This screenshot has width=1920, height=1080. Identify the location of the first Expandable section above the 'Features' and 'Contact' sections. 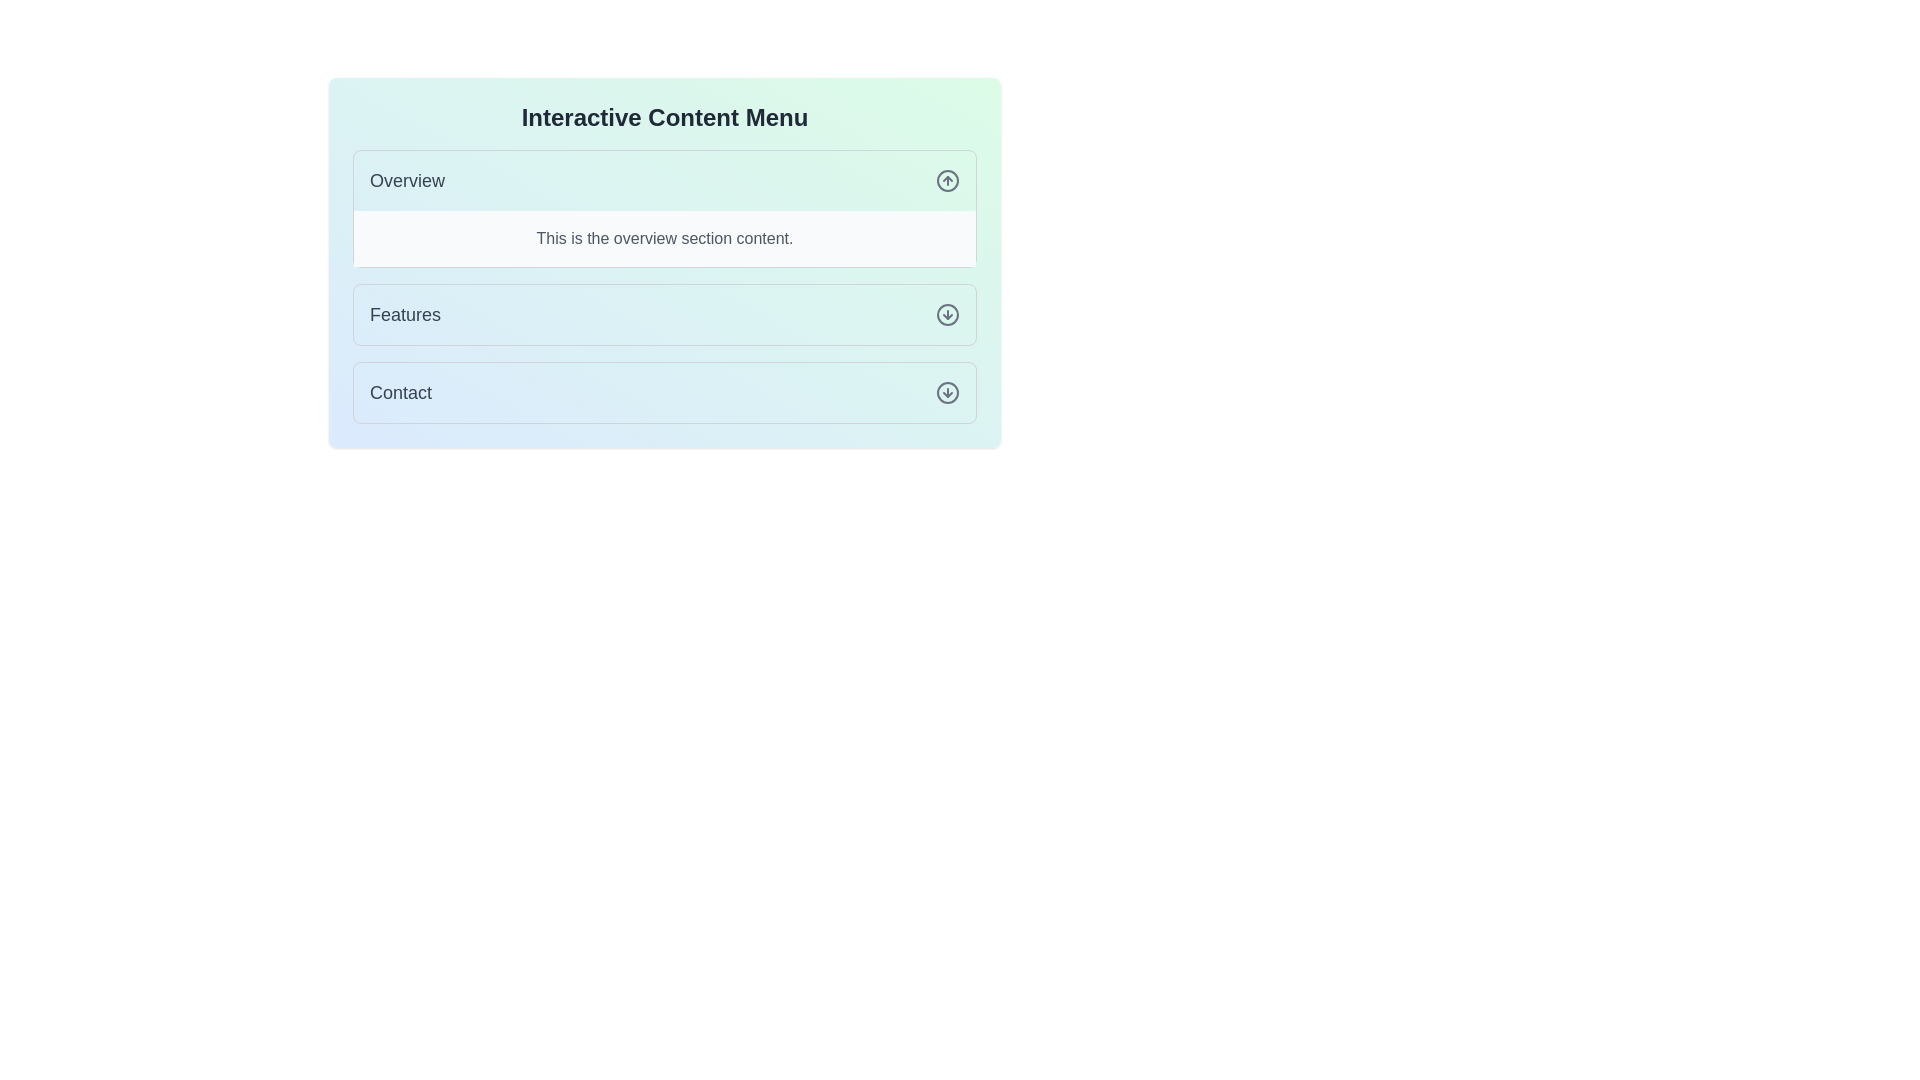
(665, 208).